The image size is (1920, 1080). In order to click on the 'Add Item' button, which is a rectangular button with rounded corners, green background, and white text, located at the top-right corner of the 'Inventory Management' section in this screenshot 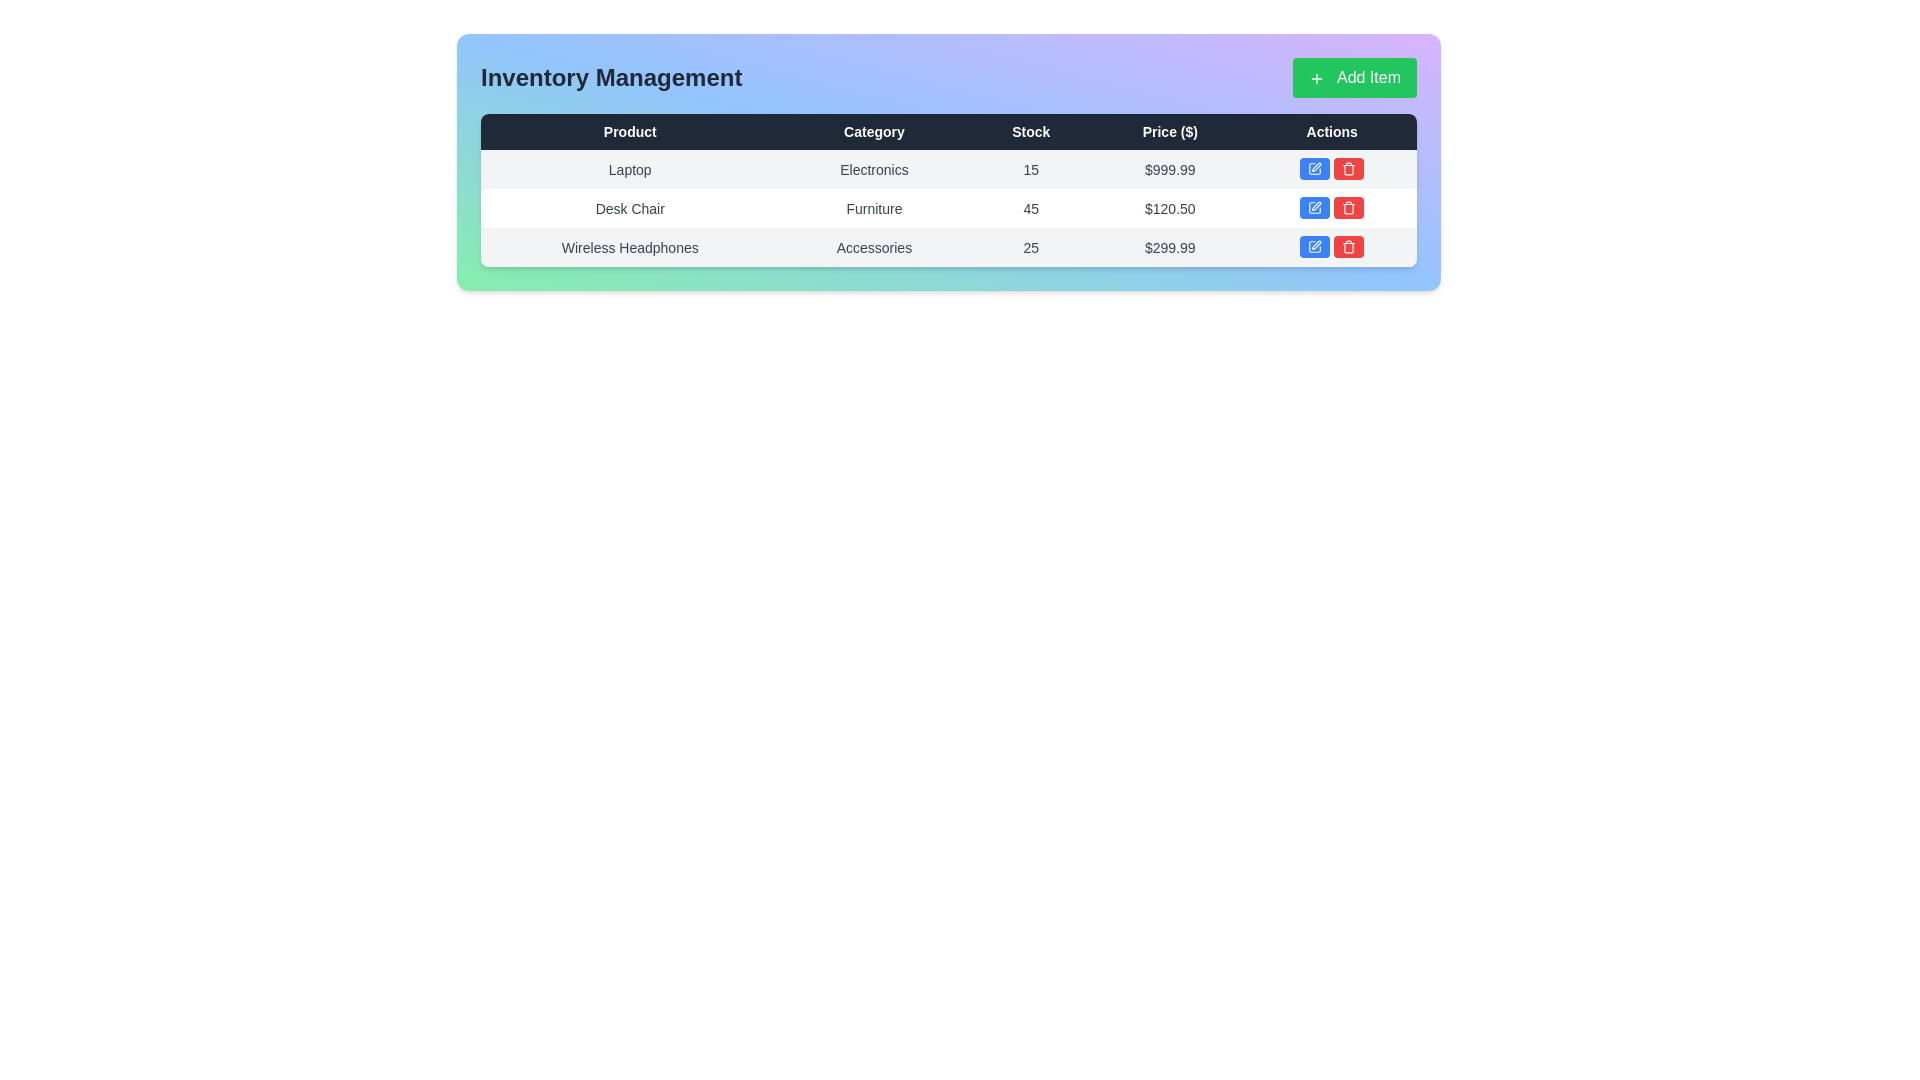, I will do `click(1355, 76)`.